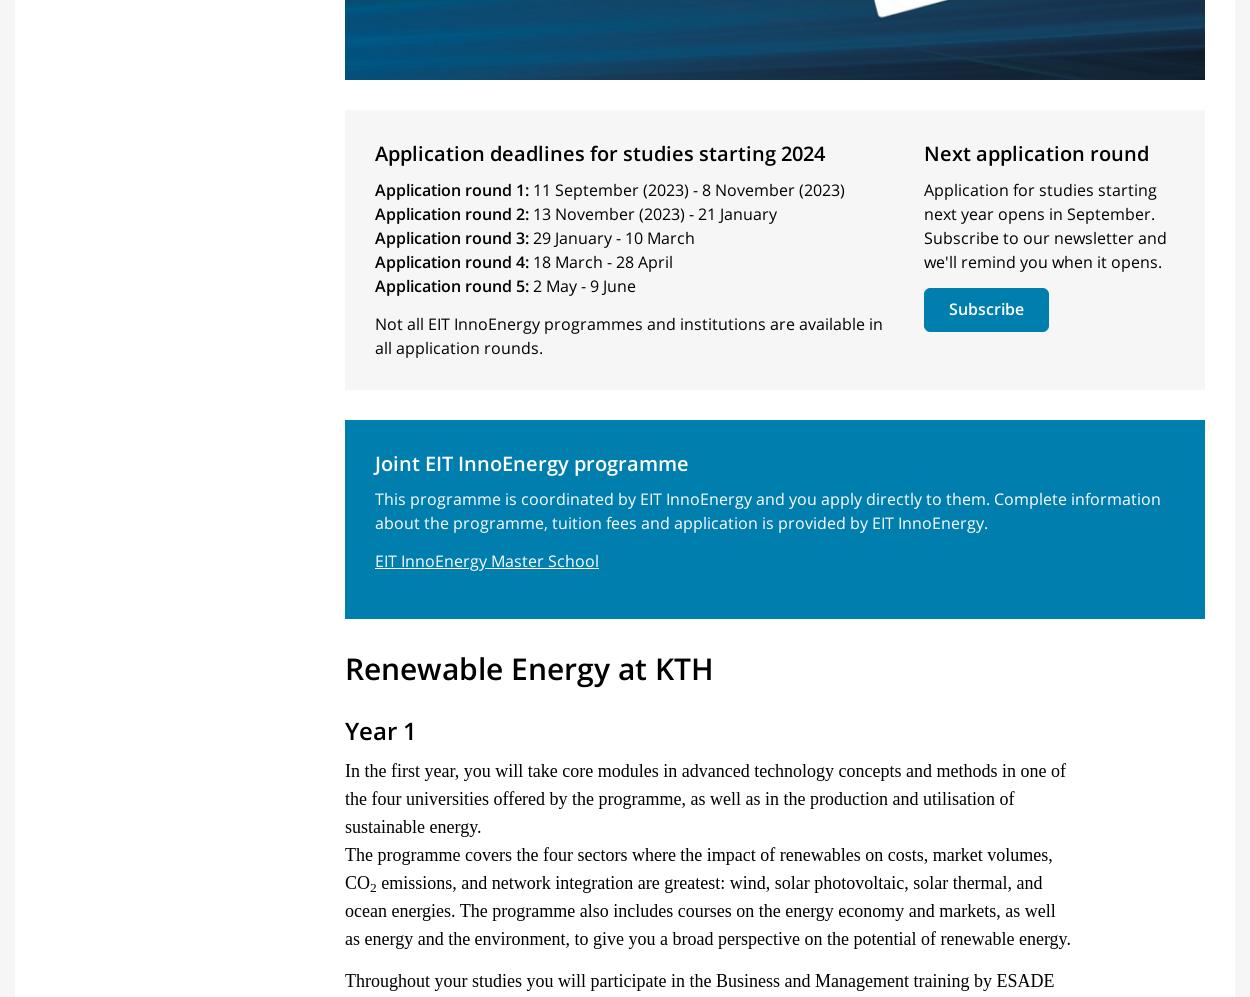 The image size is (1250, 997). Describe the element at coordinates (997, 822) in the screenshot. I see `'KTH on Facebook'` at that location.